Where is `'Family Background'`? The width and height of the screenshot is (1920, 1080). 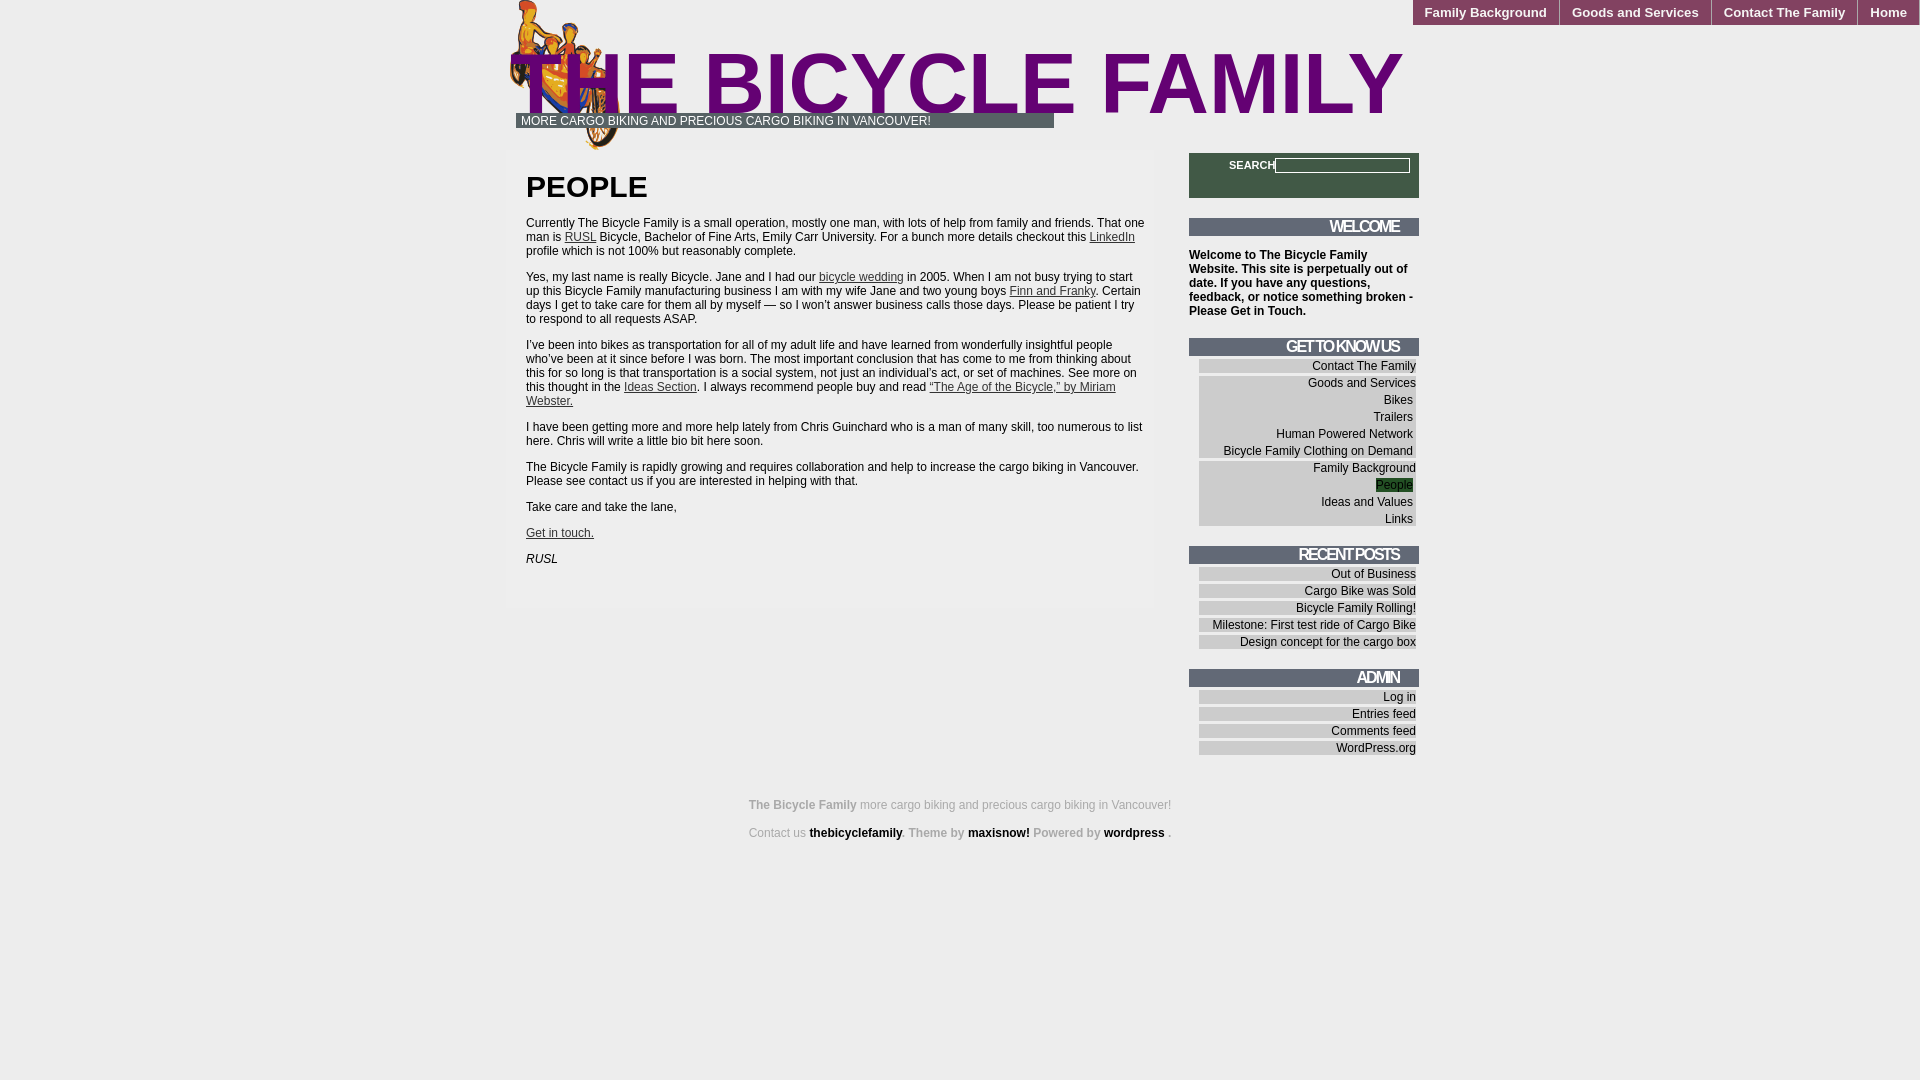 'Family Background' is located at coordinates (1486, 12).